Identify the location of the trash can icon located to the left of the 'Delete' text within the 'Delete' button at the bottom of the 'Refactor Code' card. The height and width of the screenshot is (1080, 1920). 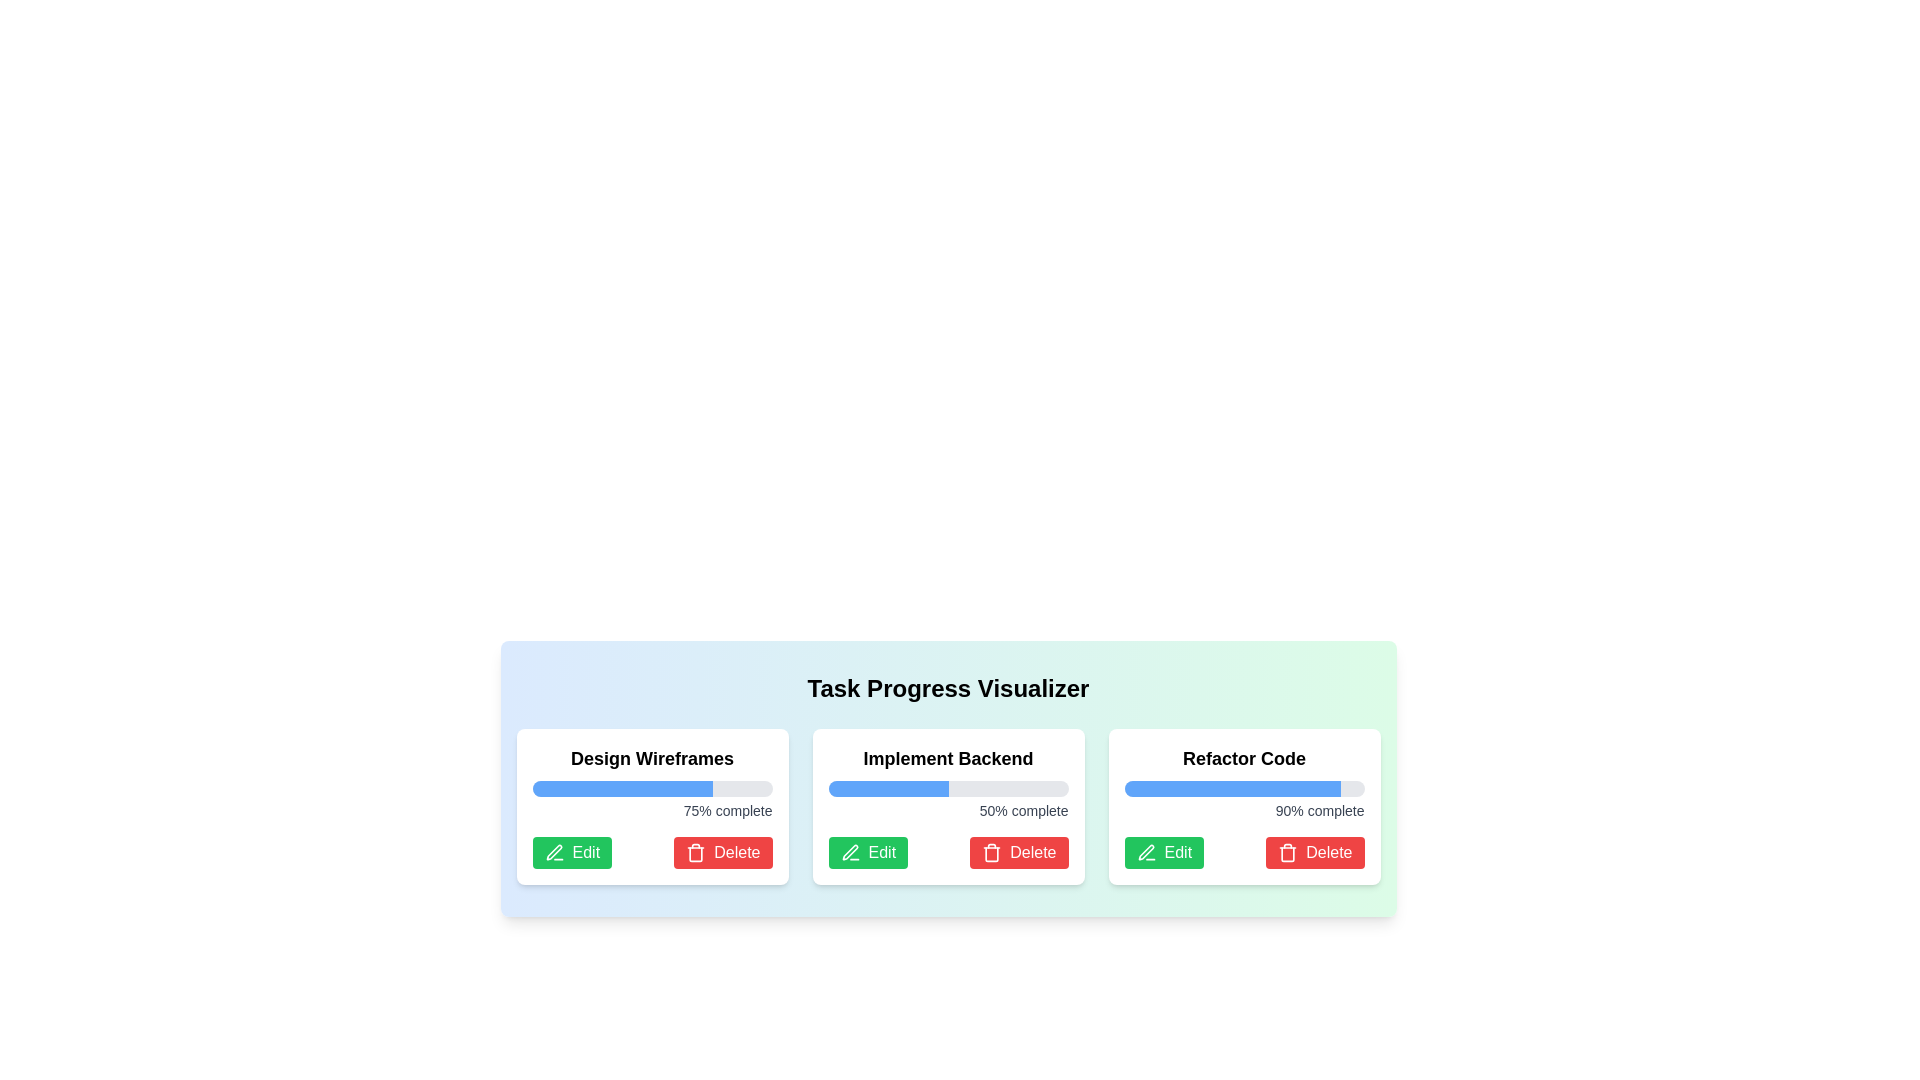
(1288, 852).